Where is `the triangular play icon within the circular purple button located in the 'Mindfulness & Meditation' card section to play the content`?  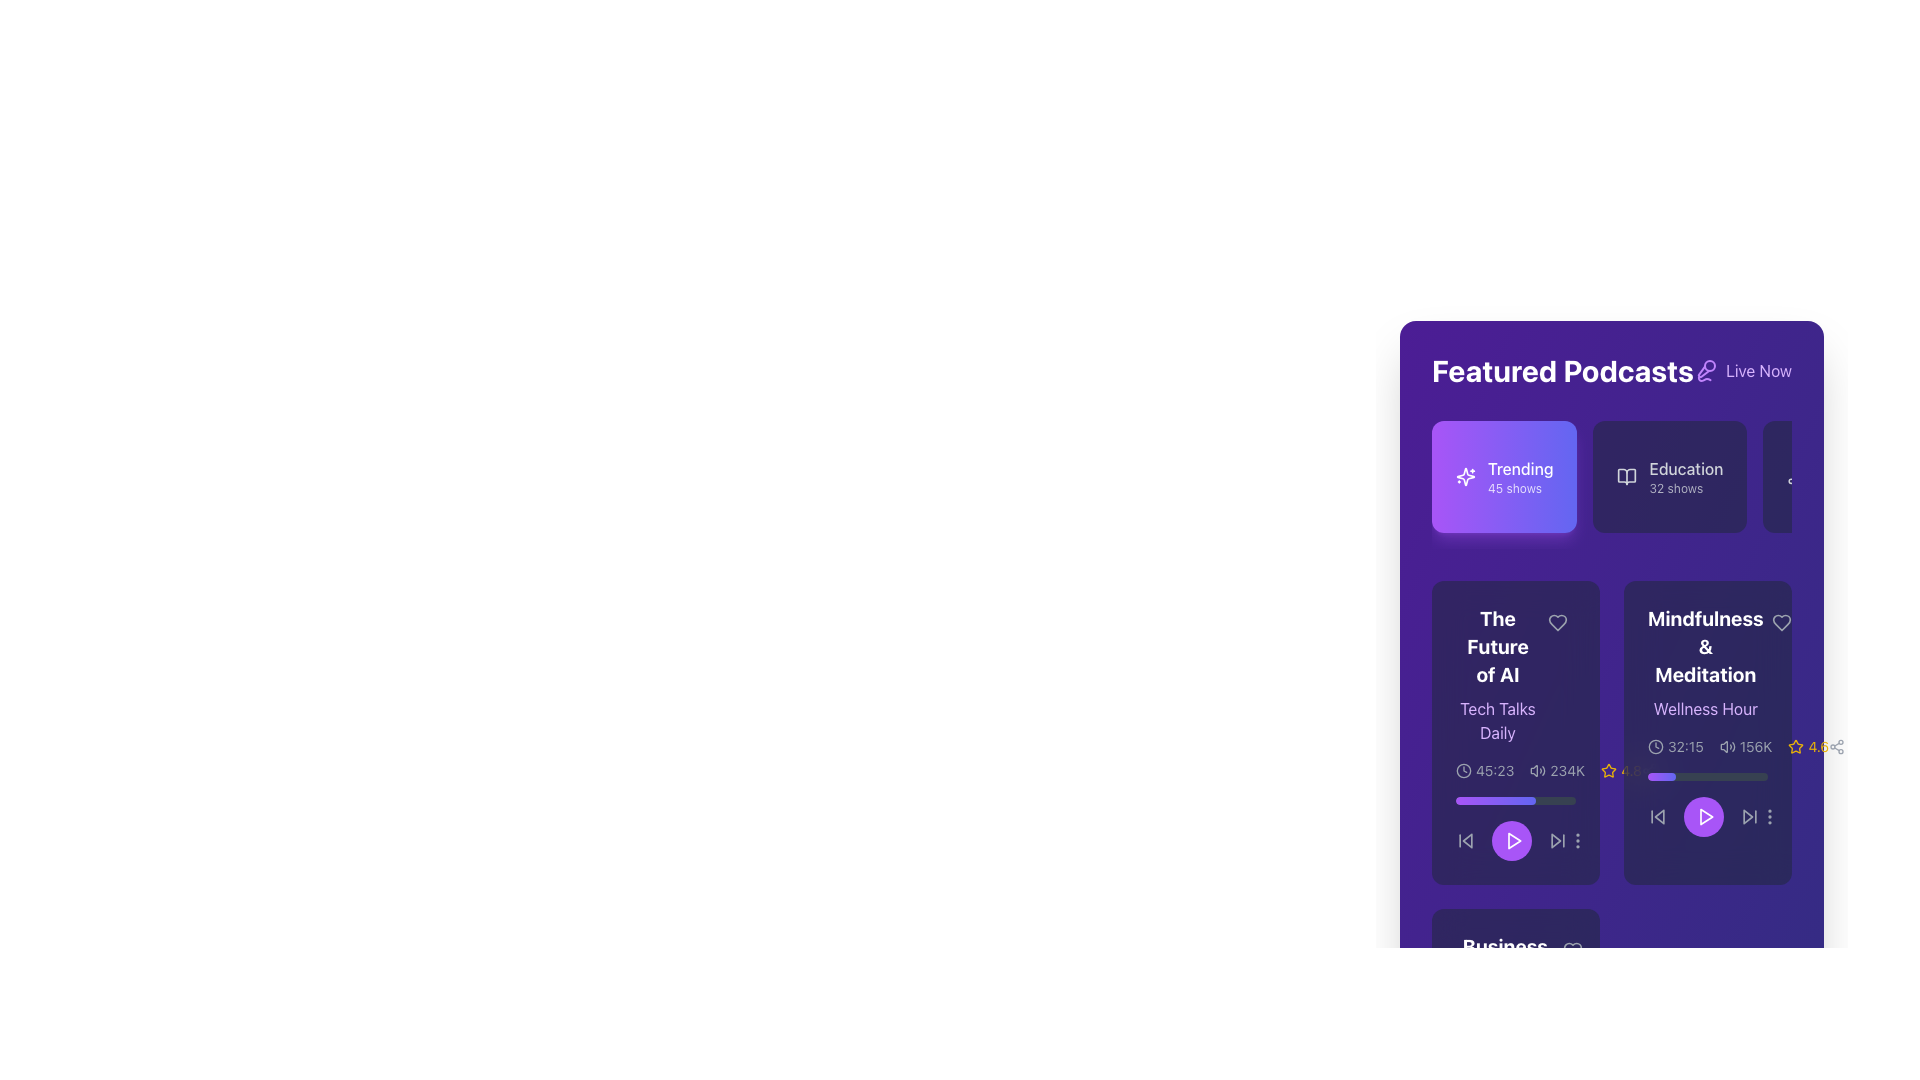
the triangular play icon within the circular purple button located in the 'Mindfulness & Meditation' card section to play the content is located at coordinates (1704, 817).